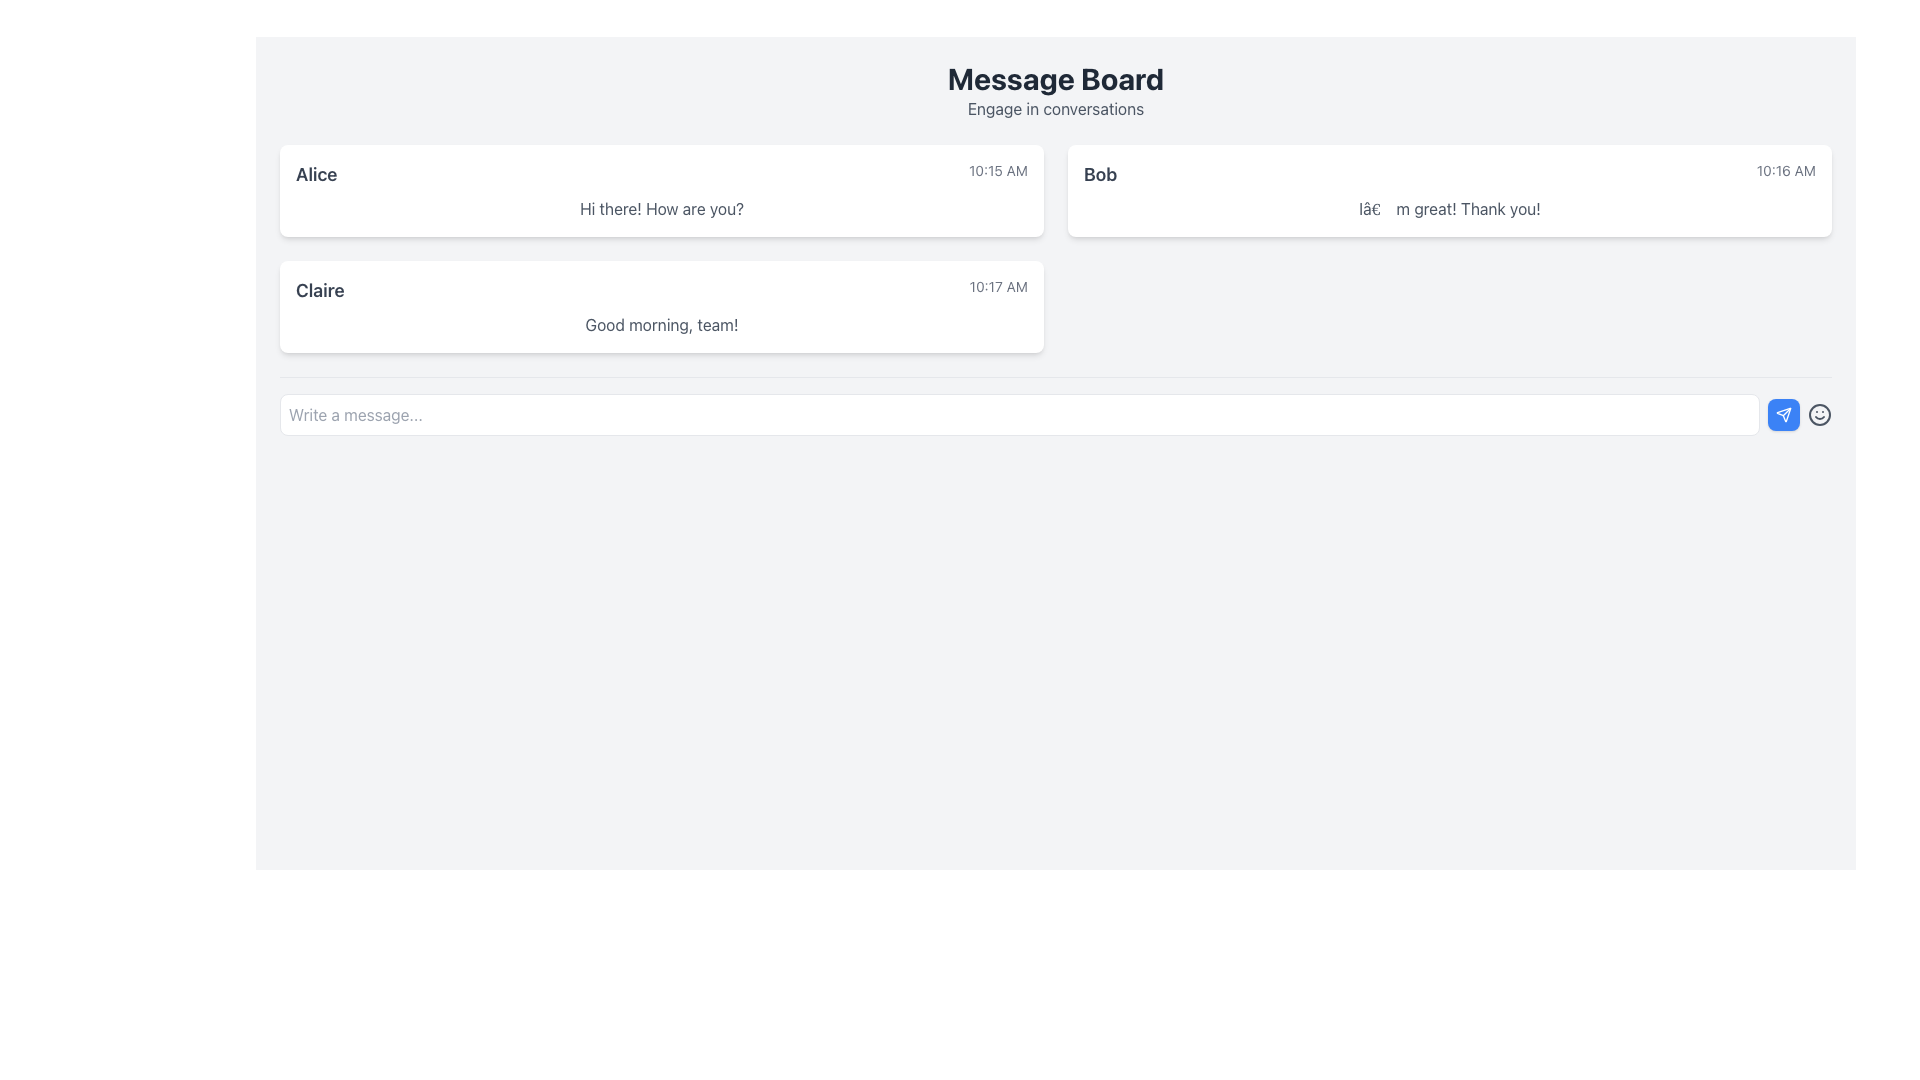 The height and width of the screenshot is (1080, 1920). What do you see at coordinates (1784, 414) in the screenshot?
I see `the blue triangular icon button located on the right edge of the input section to send a message` at bounding box center [1784, 414].